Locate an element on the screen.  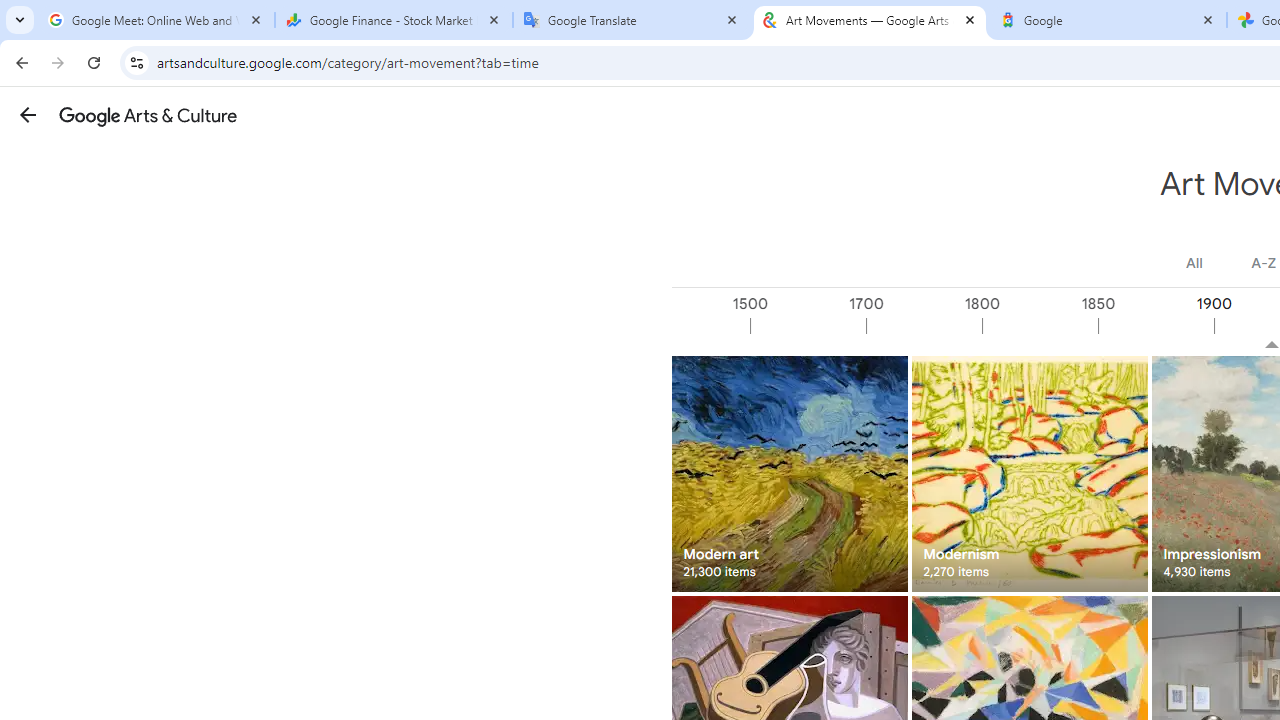
'Google' is located at coordinates (1107, 20).